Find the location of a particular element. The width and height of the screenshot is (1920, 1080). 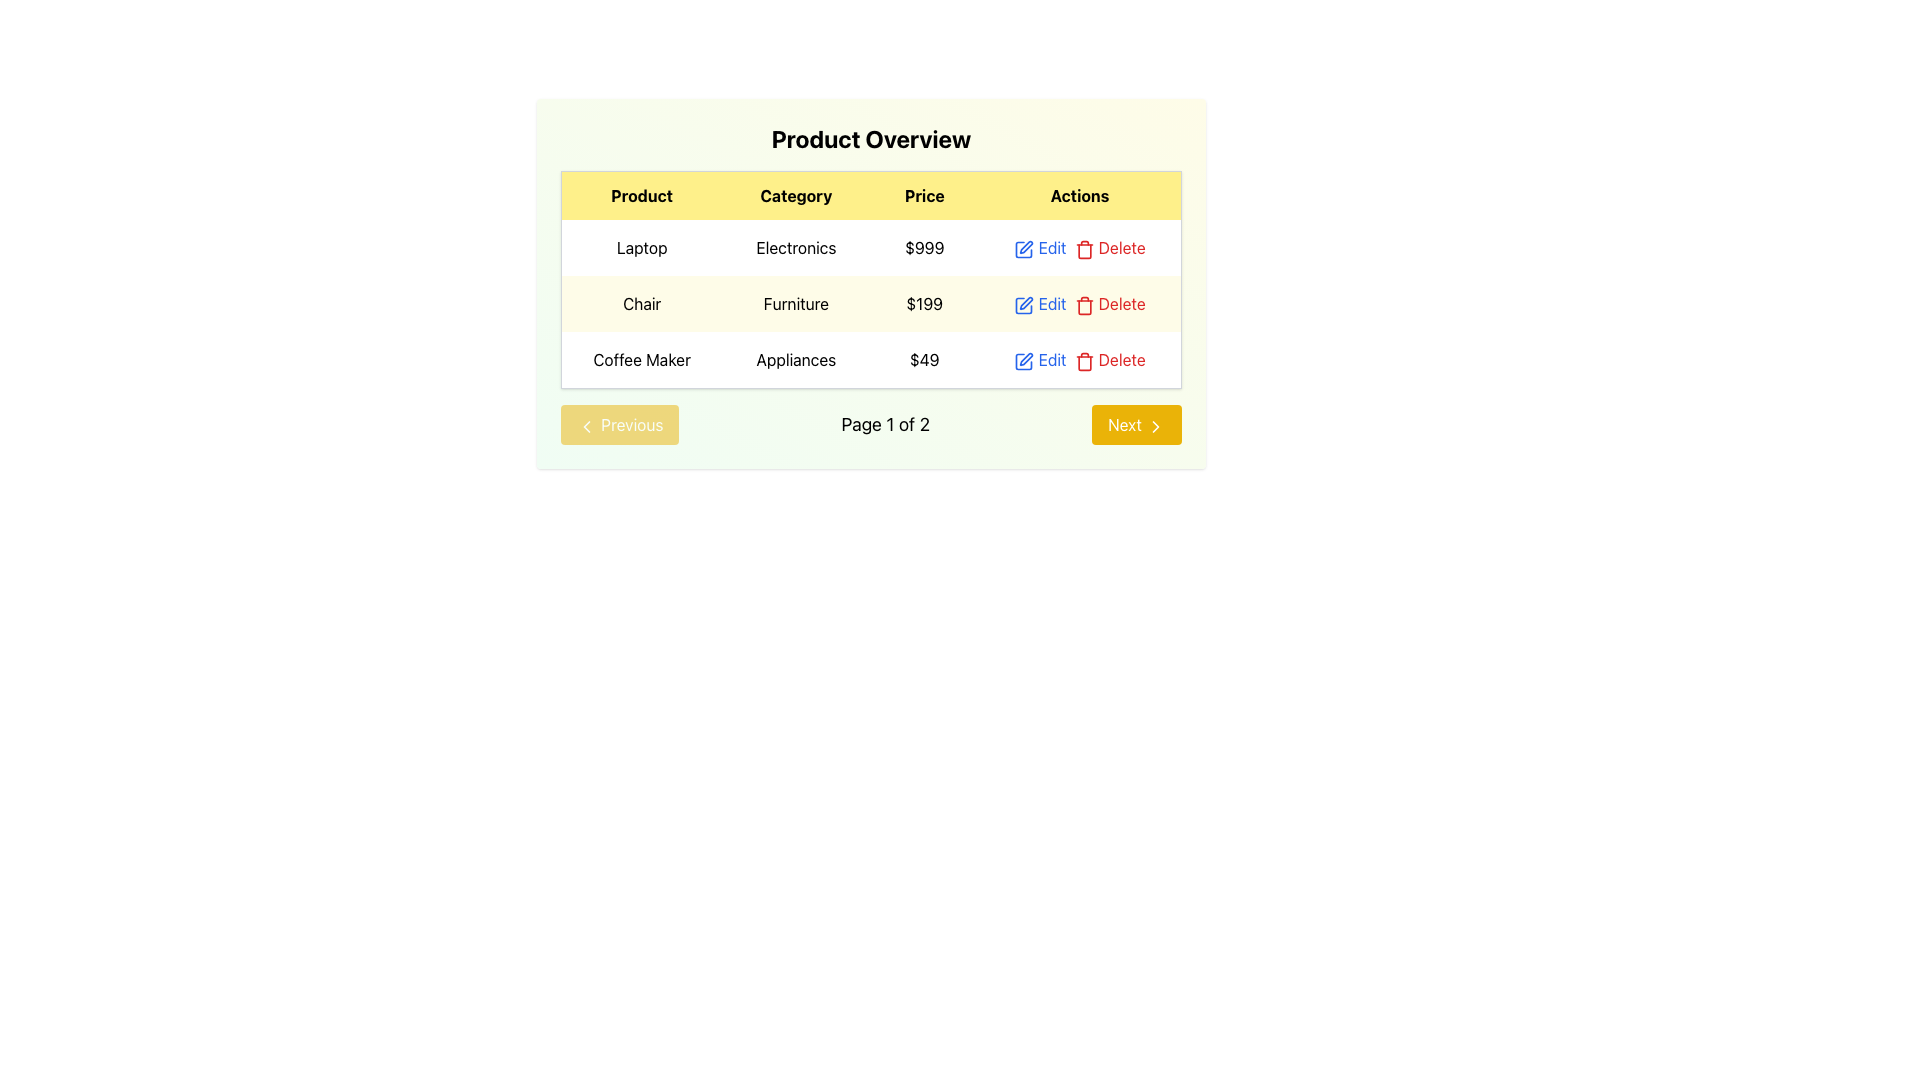

the text label displaying the price of the 'Chair' item in the 'Product Overview' table, located in the second row between the 'Category' and 'Actions' columns is located at coordinates (923, 304).